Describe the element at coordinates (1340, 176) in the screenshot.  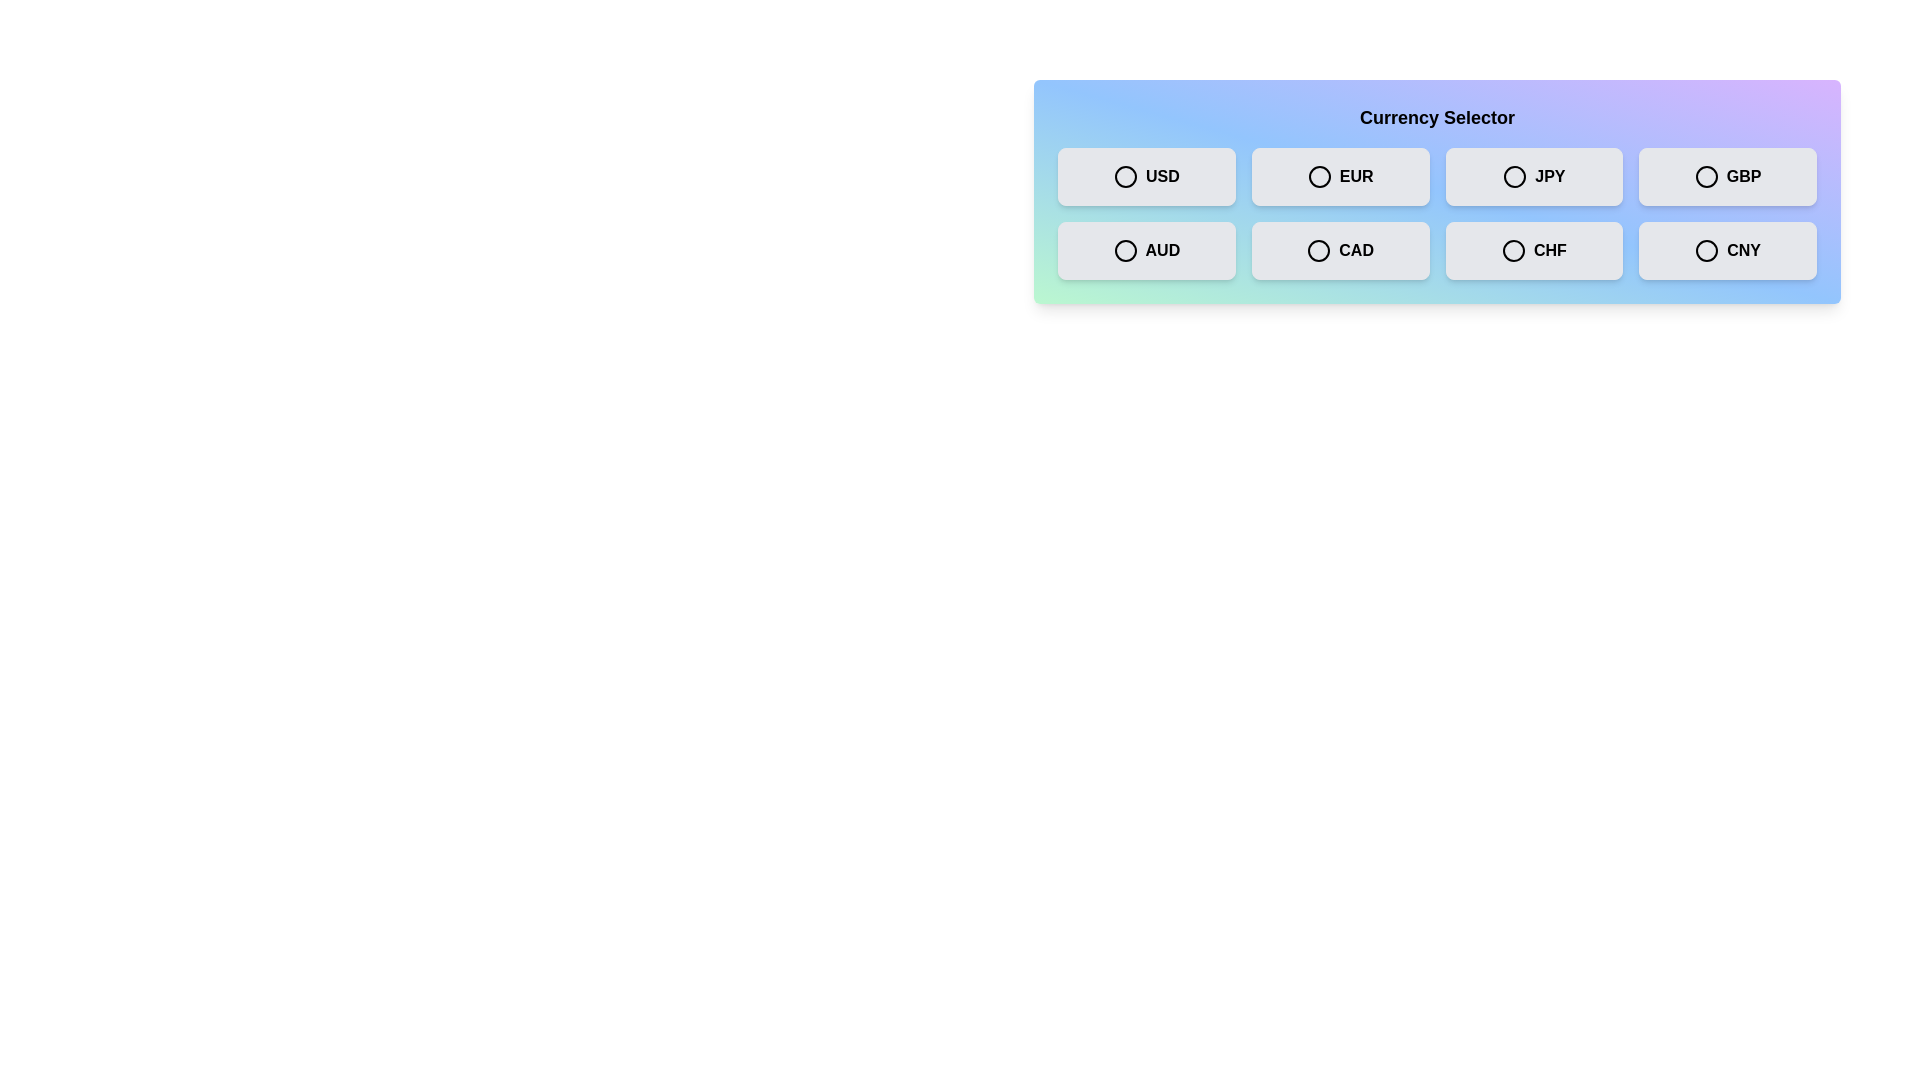
I see `the currency box labeled EUR to observe the hover effect` at that location.